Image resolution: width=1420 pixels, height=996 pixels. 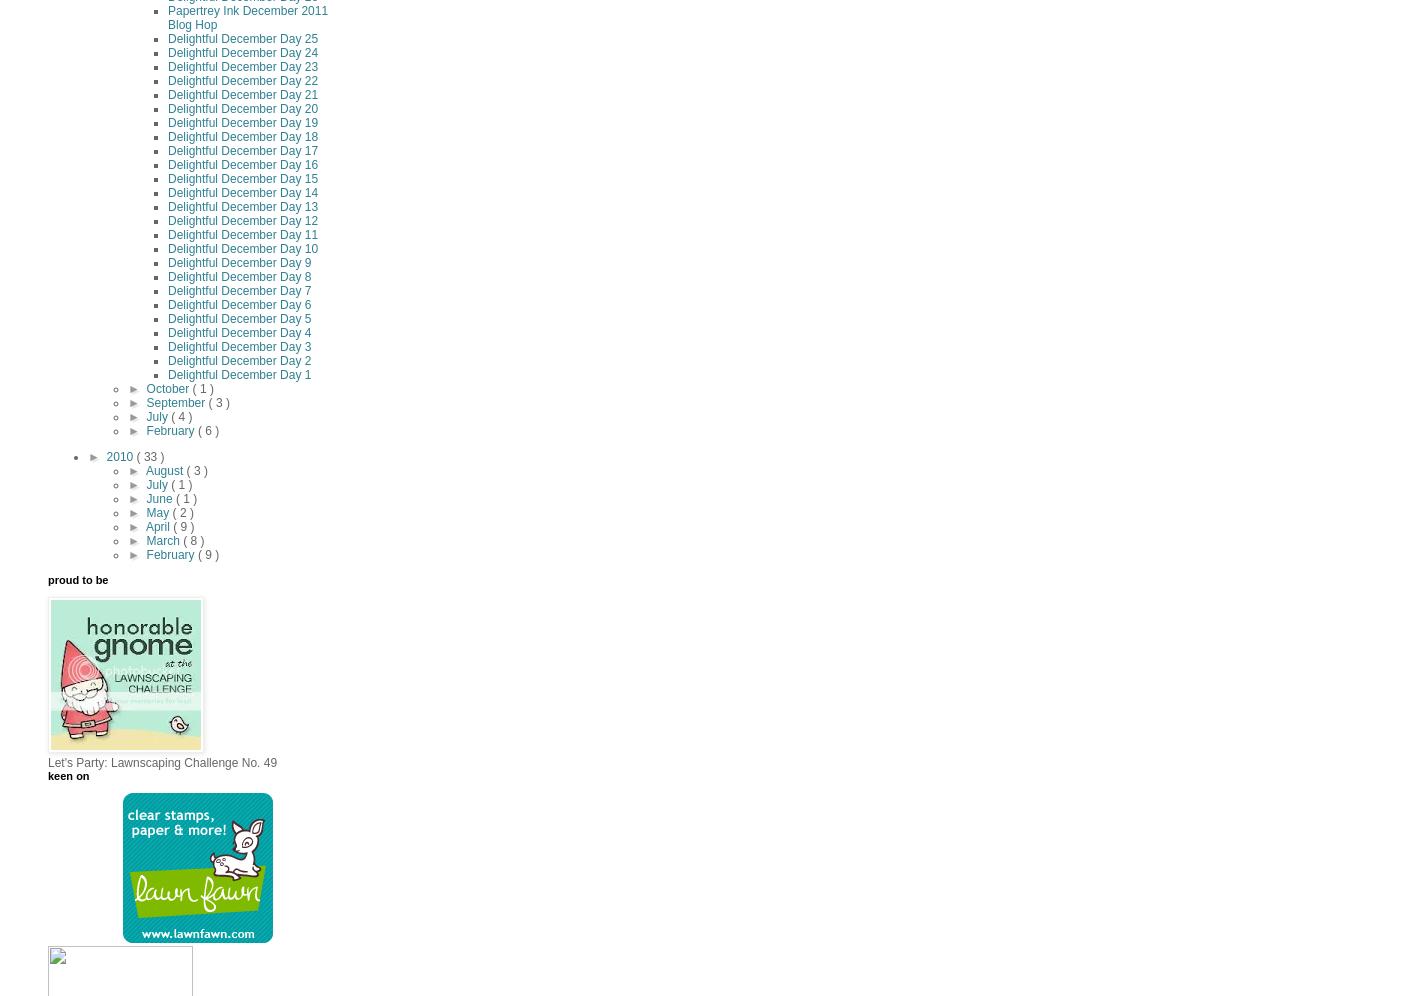 I want to click on 'Delightful December Day 10', so click(x=242, y=249).